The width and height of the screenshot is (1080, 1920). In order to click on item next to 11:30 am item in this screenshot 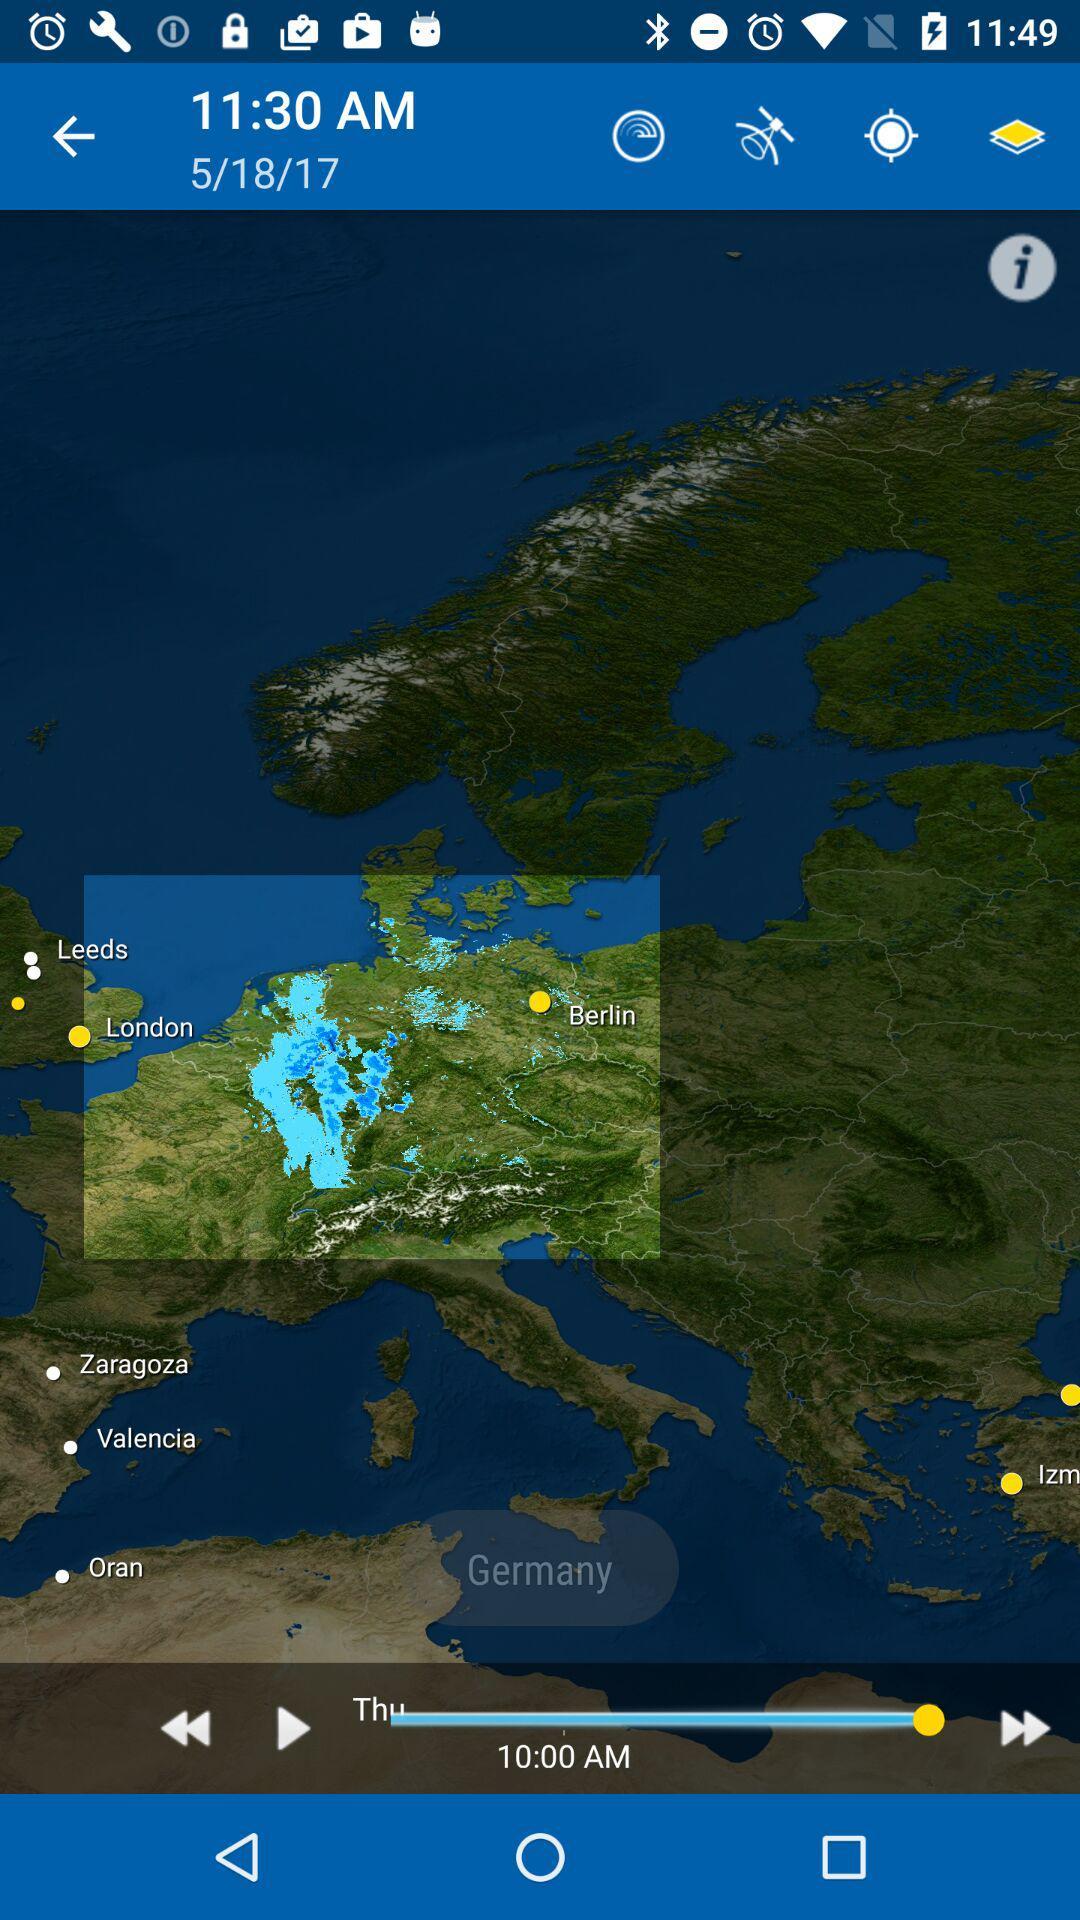, I will do `click(72, 135)`.